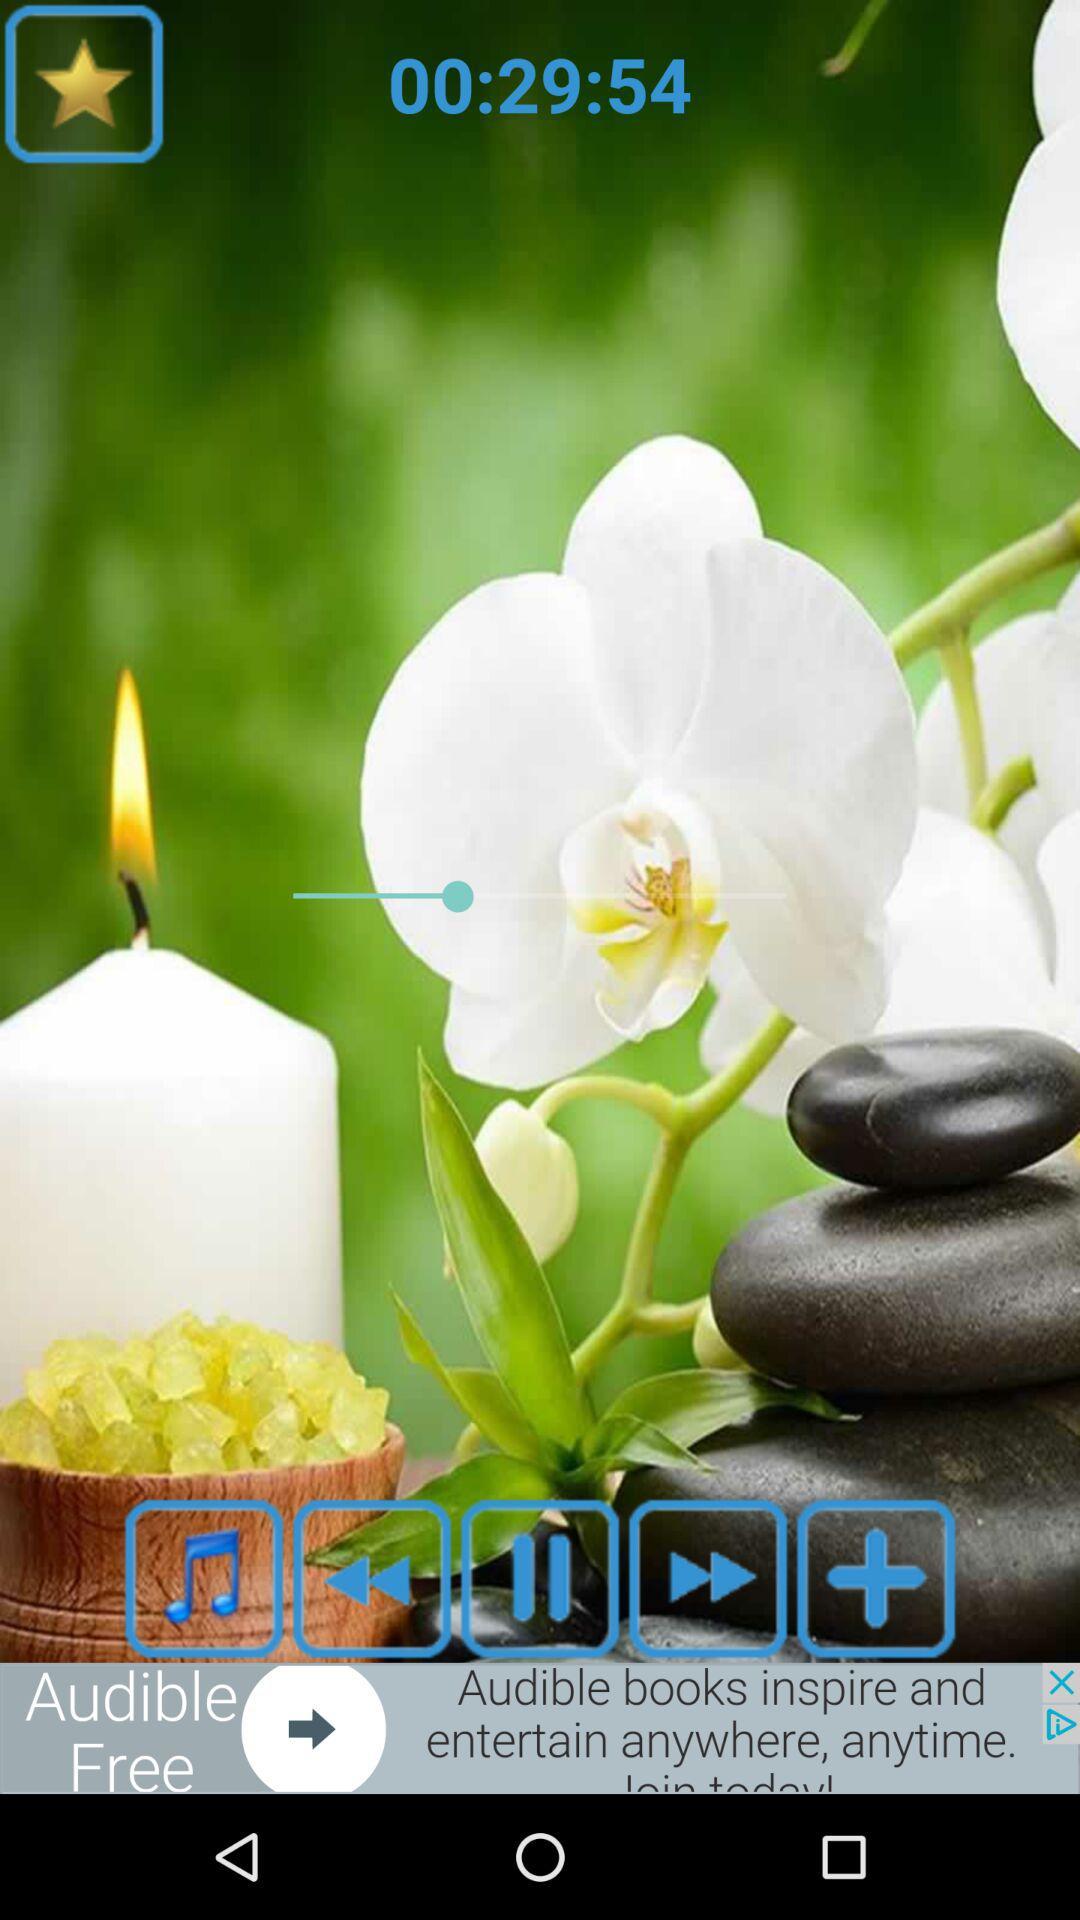 This screenshot has width=1080, height=1920. Describe the element at coordinates (707, 1577) in the screenshot. I see `next music` at that location.